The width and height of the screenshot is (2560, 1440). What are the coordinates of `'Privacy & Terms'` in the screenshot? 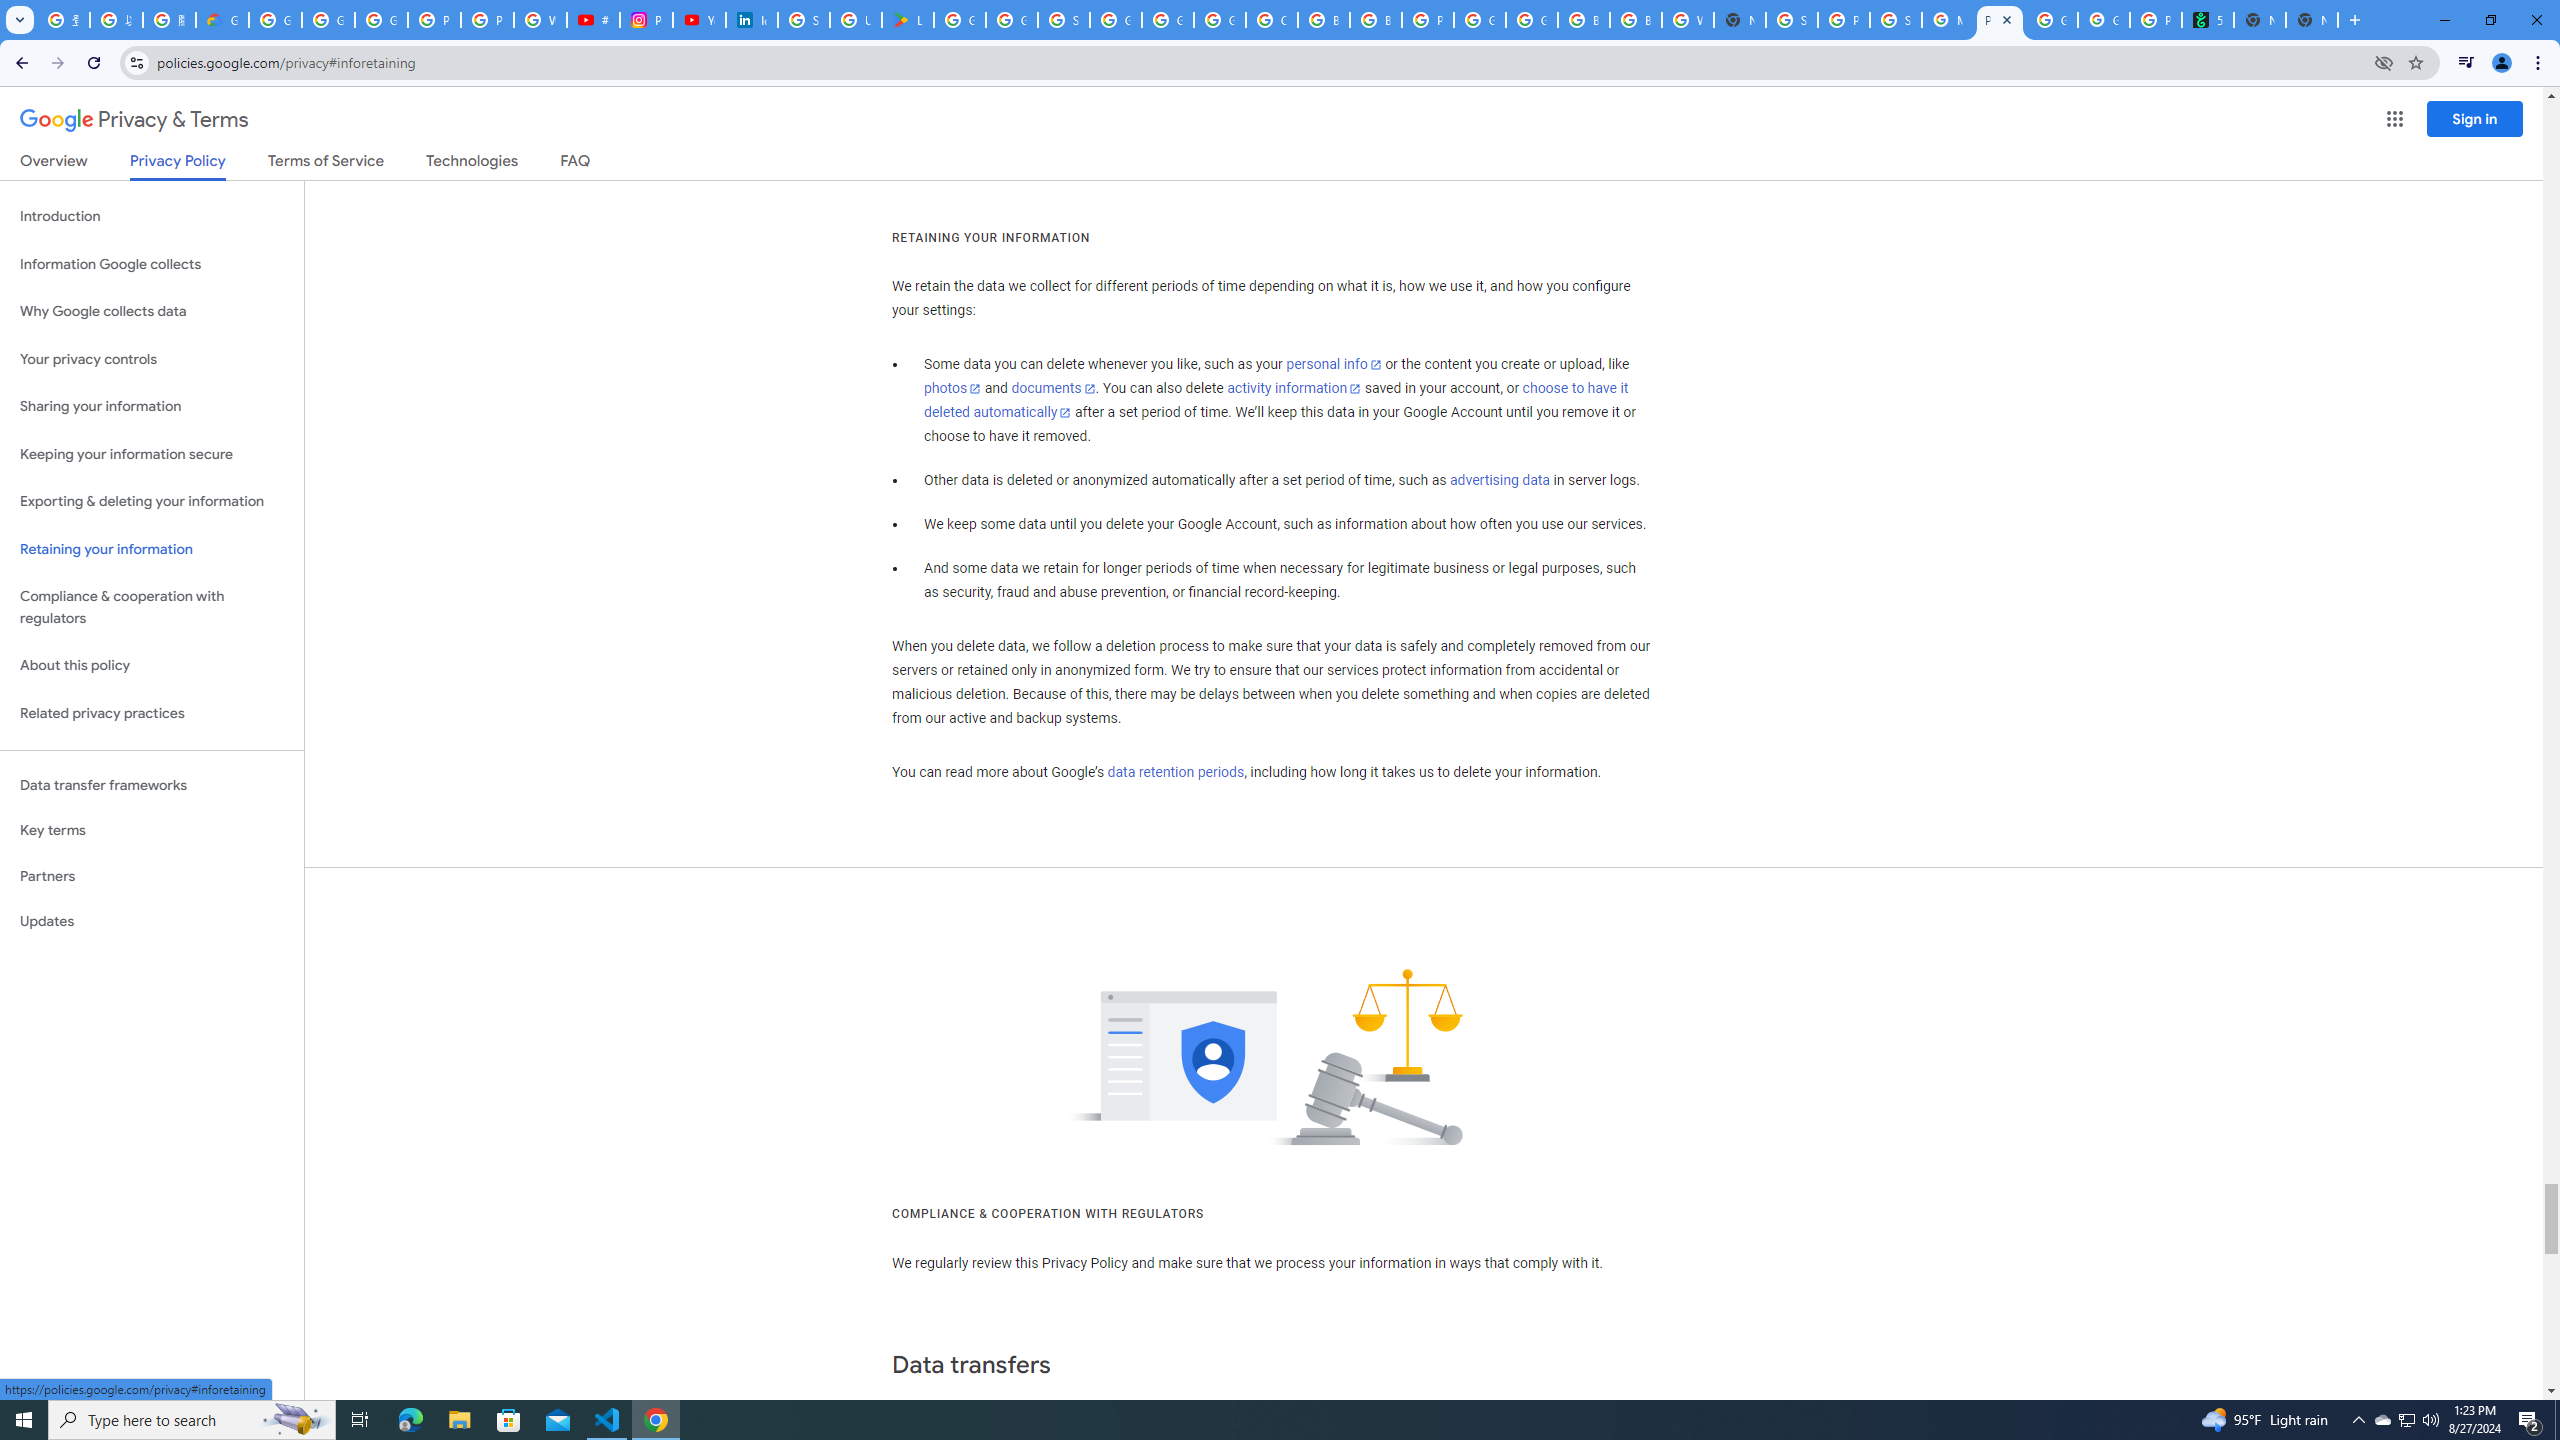 It's located at (134, 119).